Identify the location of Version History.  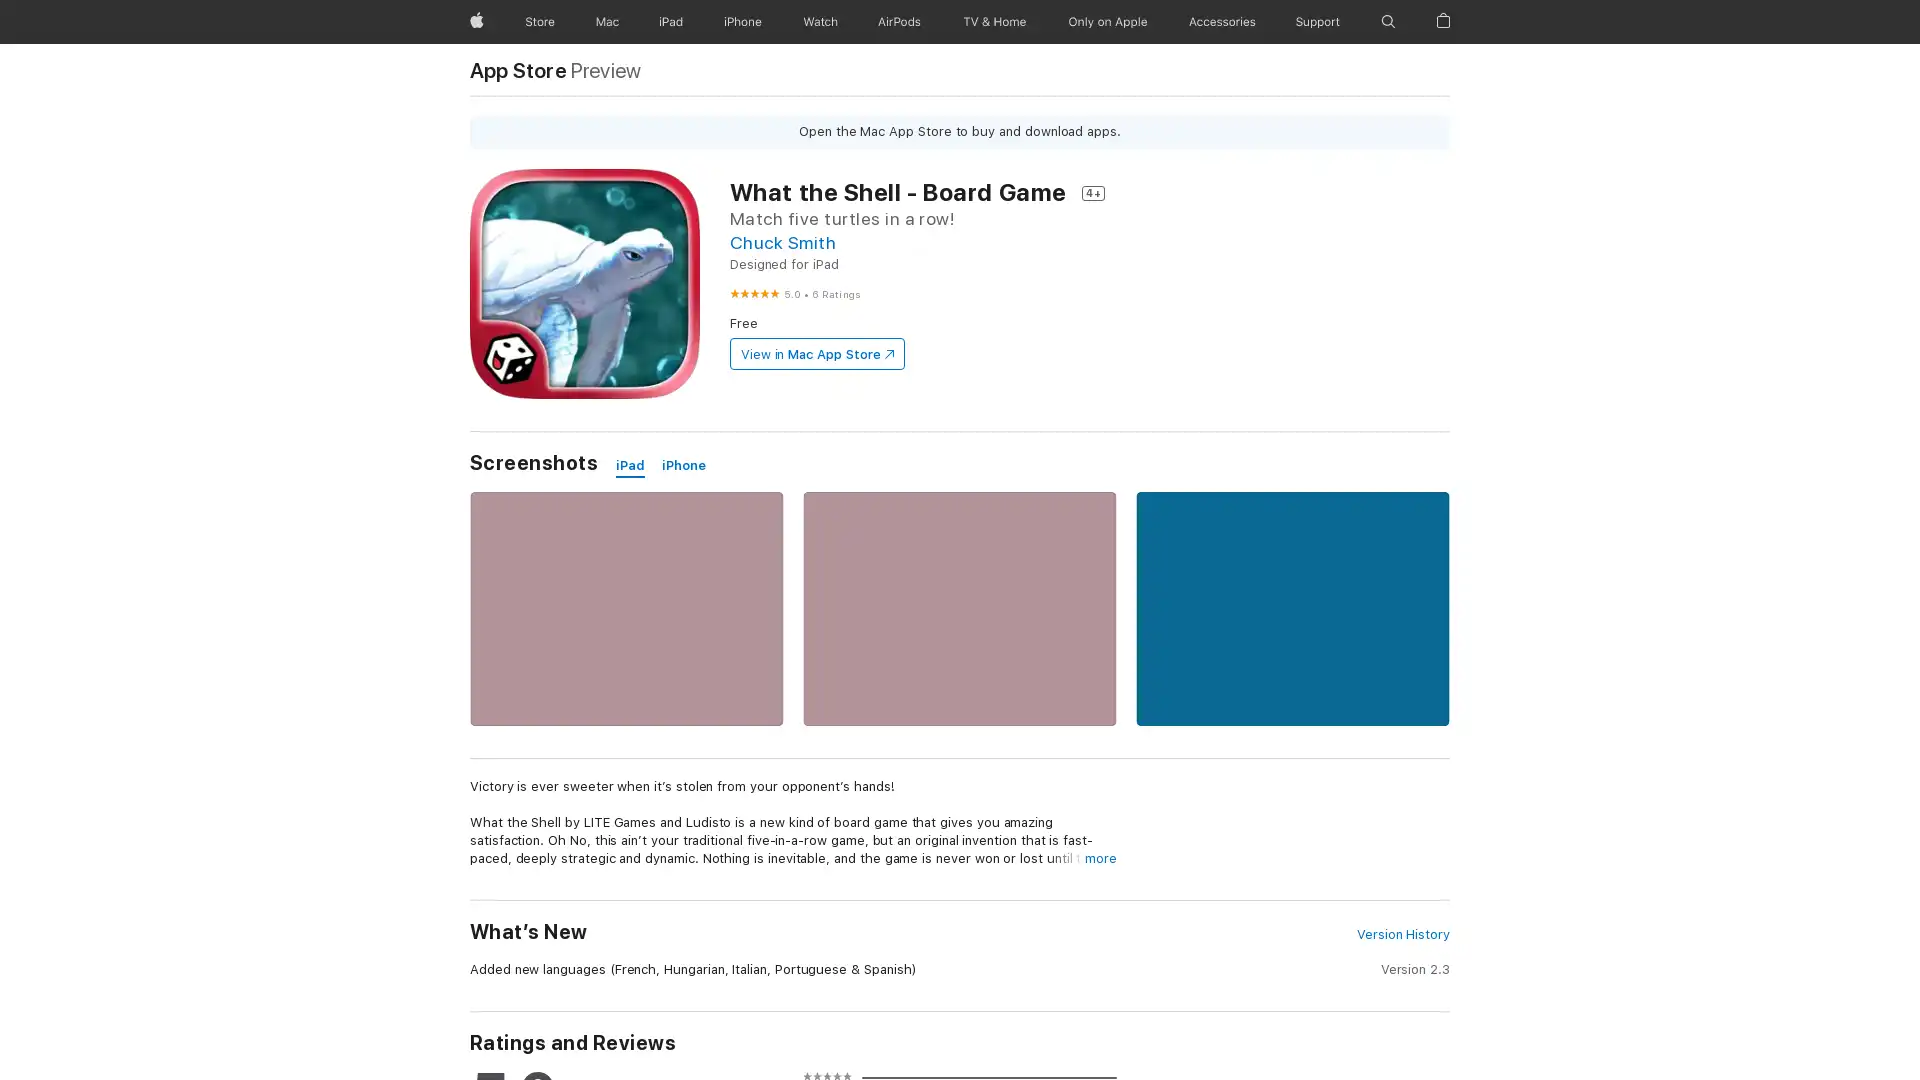
(1401, 934).